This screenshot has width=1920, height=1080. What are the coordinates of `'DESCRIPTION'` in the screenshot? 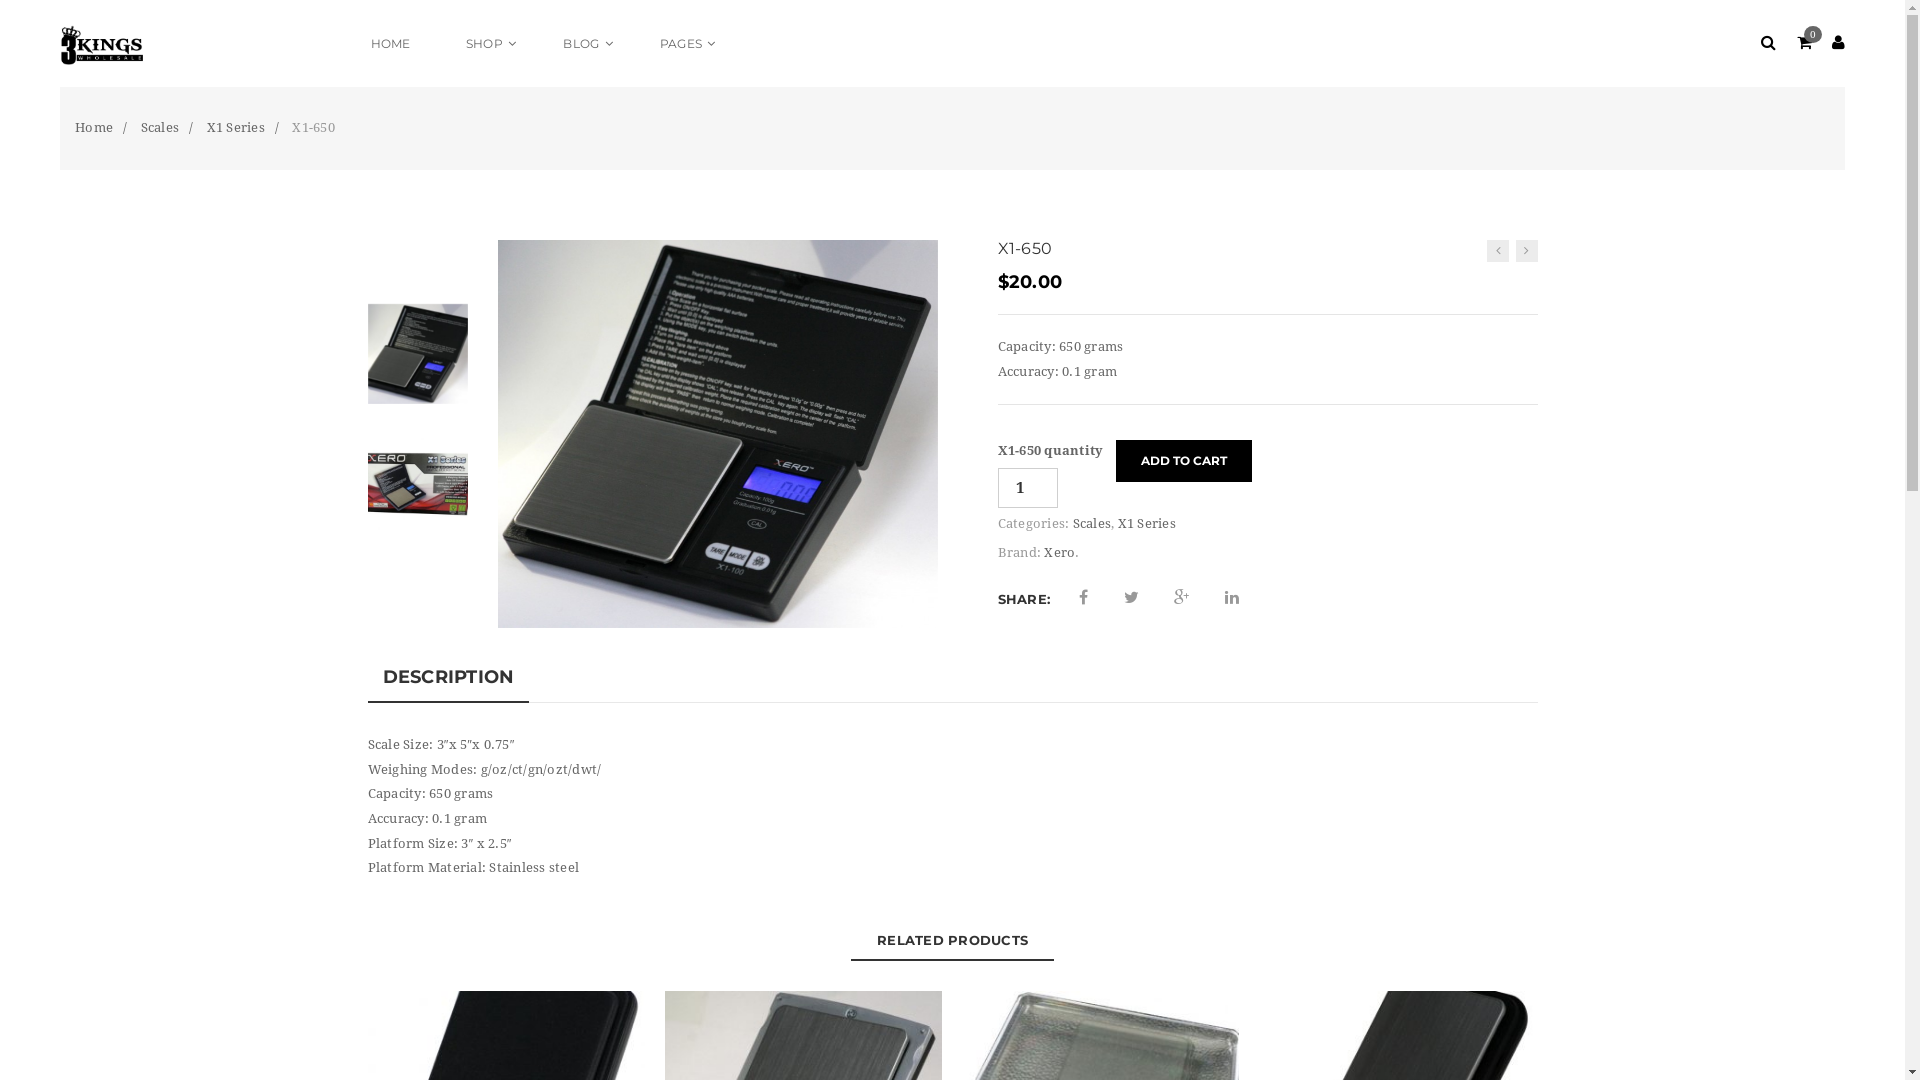 It's located at (368, 677).